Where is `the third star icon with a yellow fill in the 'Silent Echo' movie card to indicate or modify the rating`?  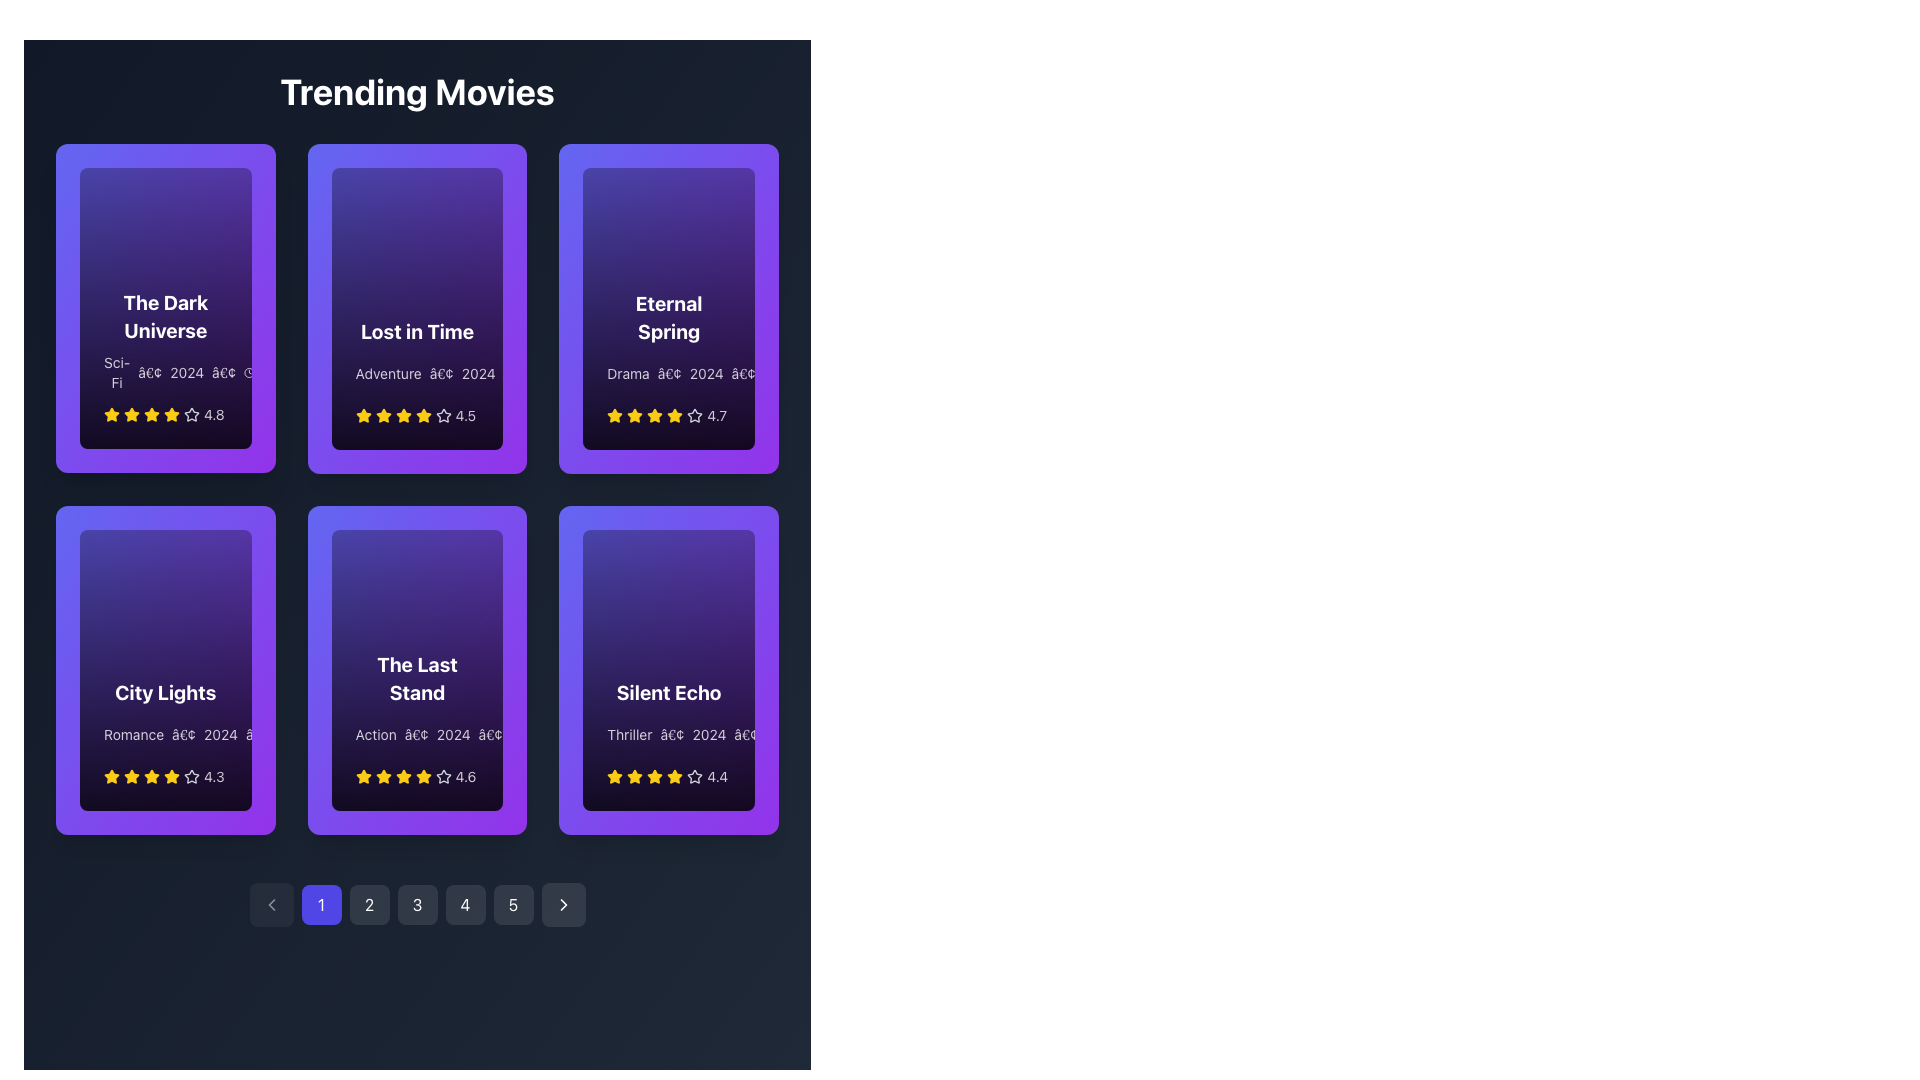
the third star icon with a yellow fill in the 'Silent Echo' movie card to indicate or modify the rating is located at coordinates (655, 775).